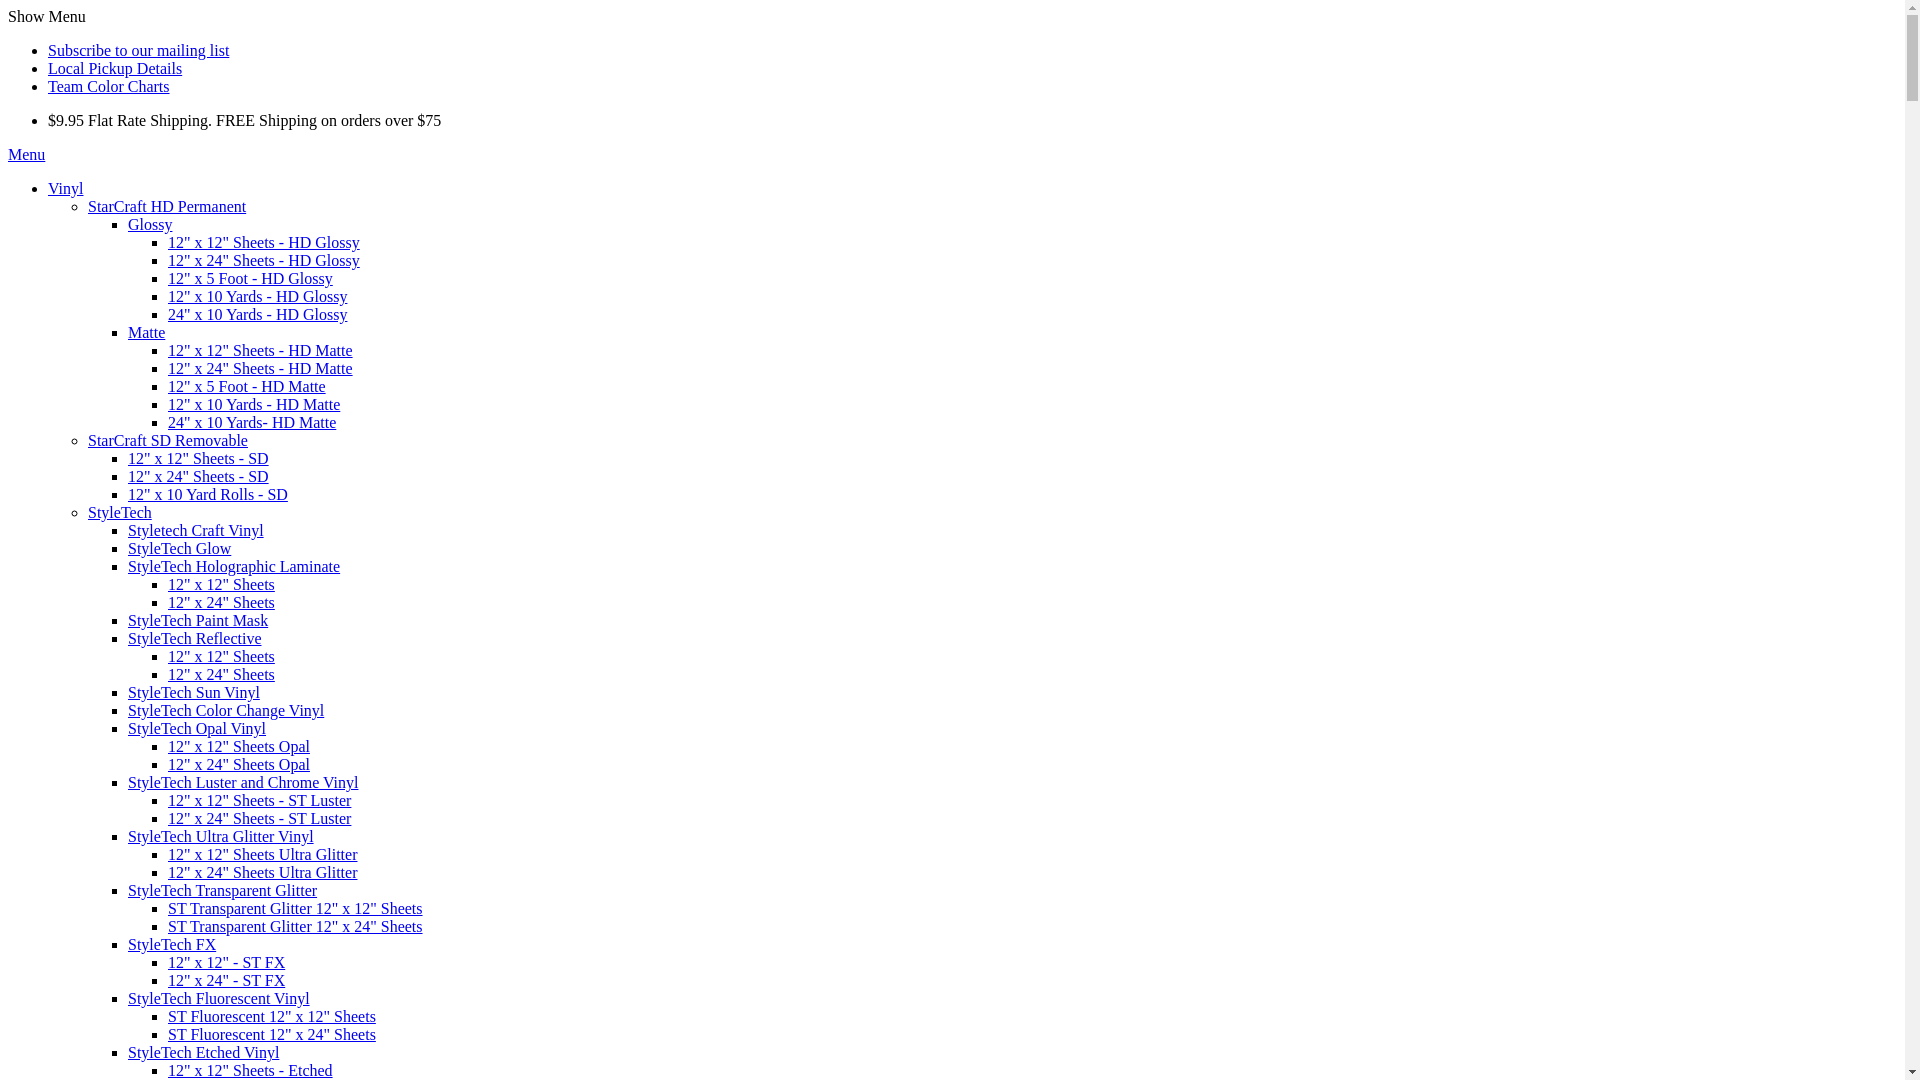 Image resolution: width=1920 pixels, height=1080 pixels. Describe the element at coordinates (168, 386) in the screenshot. I see `'12" x 5 Foot - HD Matte'` at that location.